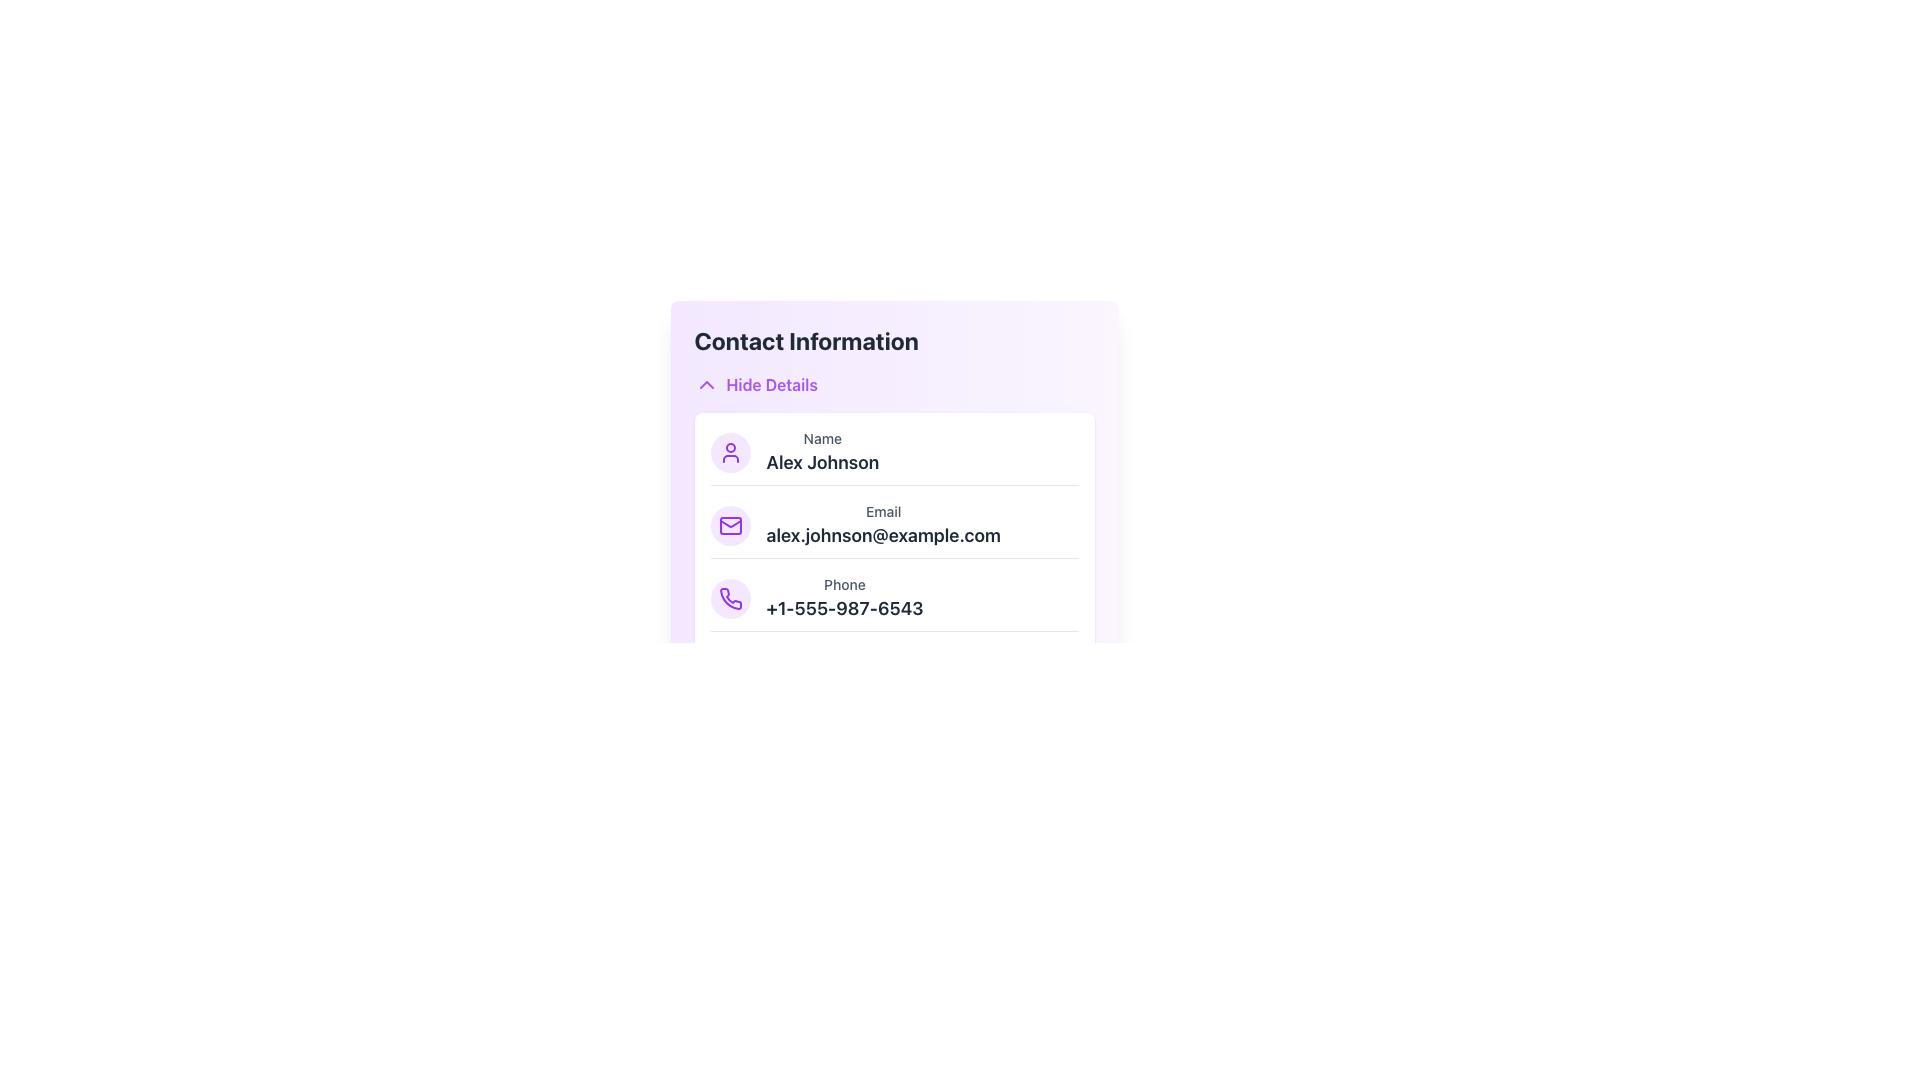 This screenshot has width=1920, height=1080. What do you see at coordinates (729, 597) in the screenshot?
I see `the Decorative icon indicating the phone contact information, positioned to the left of the text reading '+1-555-987-6543'` at bounding box center [729, 597].